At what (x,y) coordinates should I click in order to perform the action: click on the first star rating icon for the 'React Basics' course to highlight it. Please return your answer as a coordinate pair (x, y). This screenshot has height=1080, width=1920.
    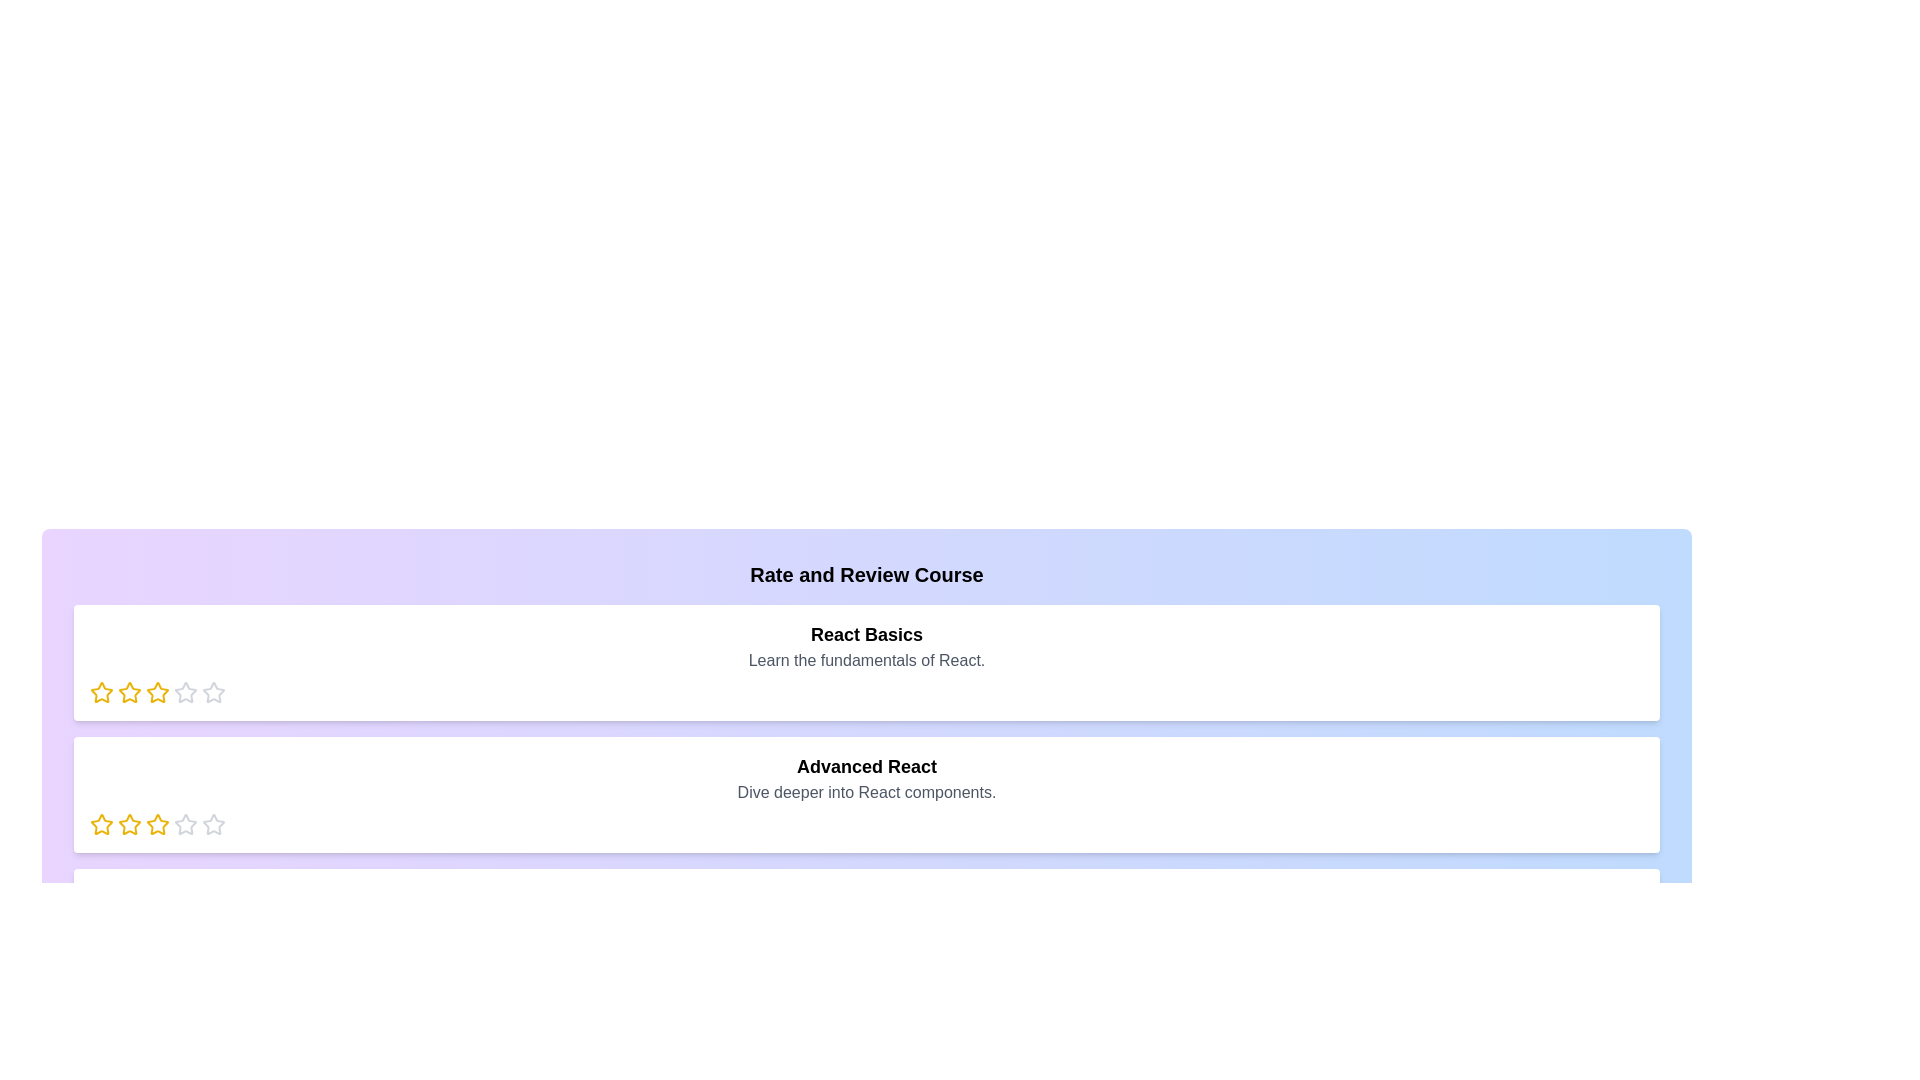
    Looking at the image, I should click on (100, 691).